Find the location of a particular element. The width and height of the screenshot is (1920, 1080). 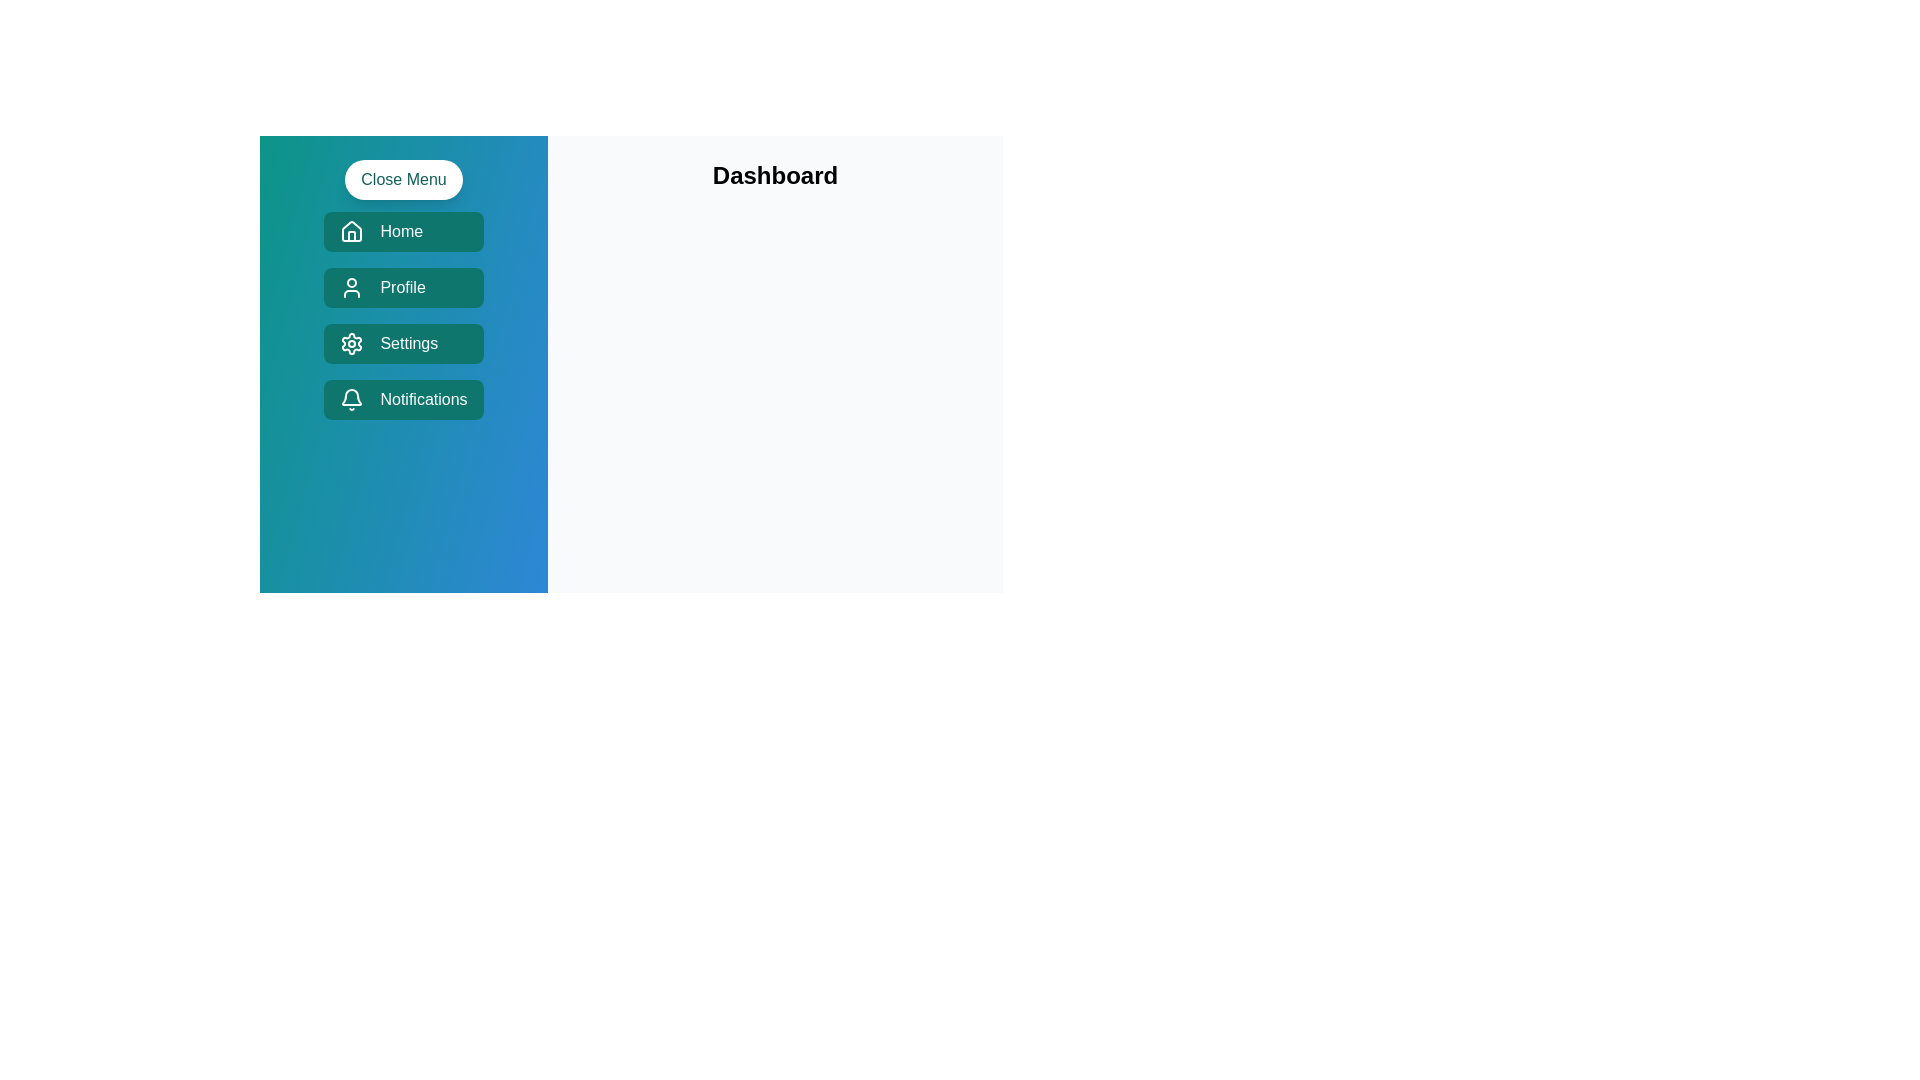

the 'Home' button is located at coordinates (402, 230).